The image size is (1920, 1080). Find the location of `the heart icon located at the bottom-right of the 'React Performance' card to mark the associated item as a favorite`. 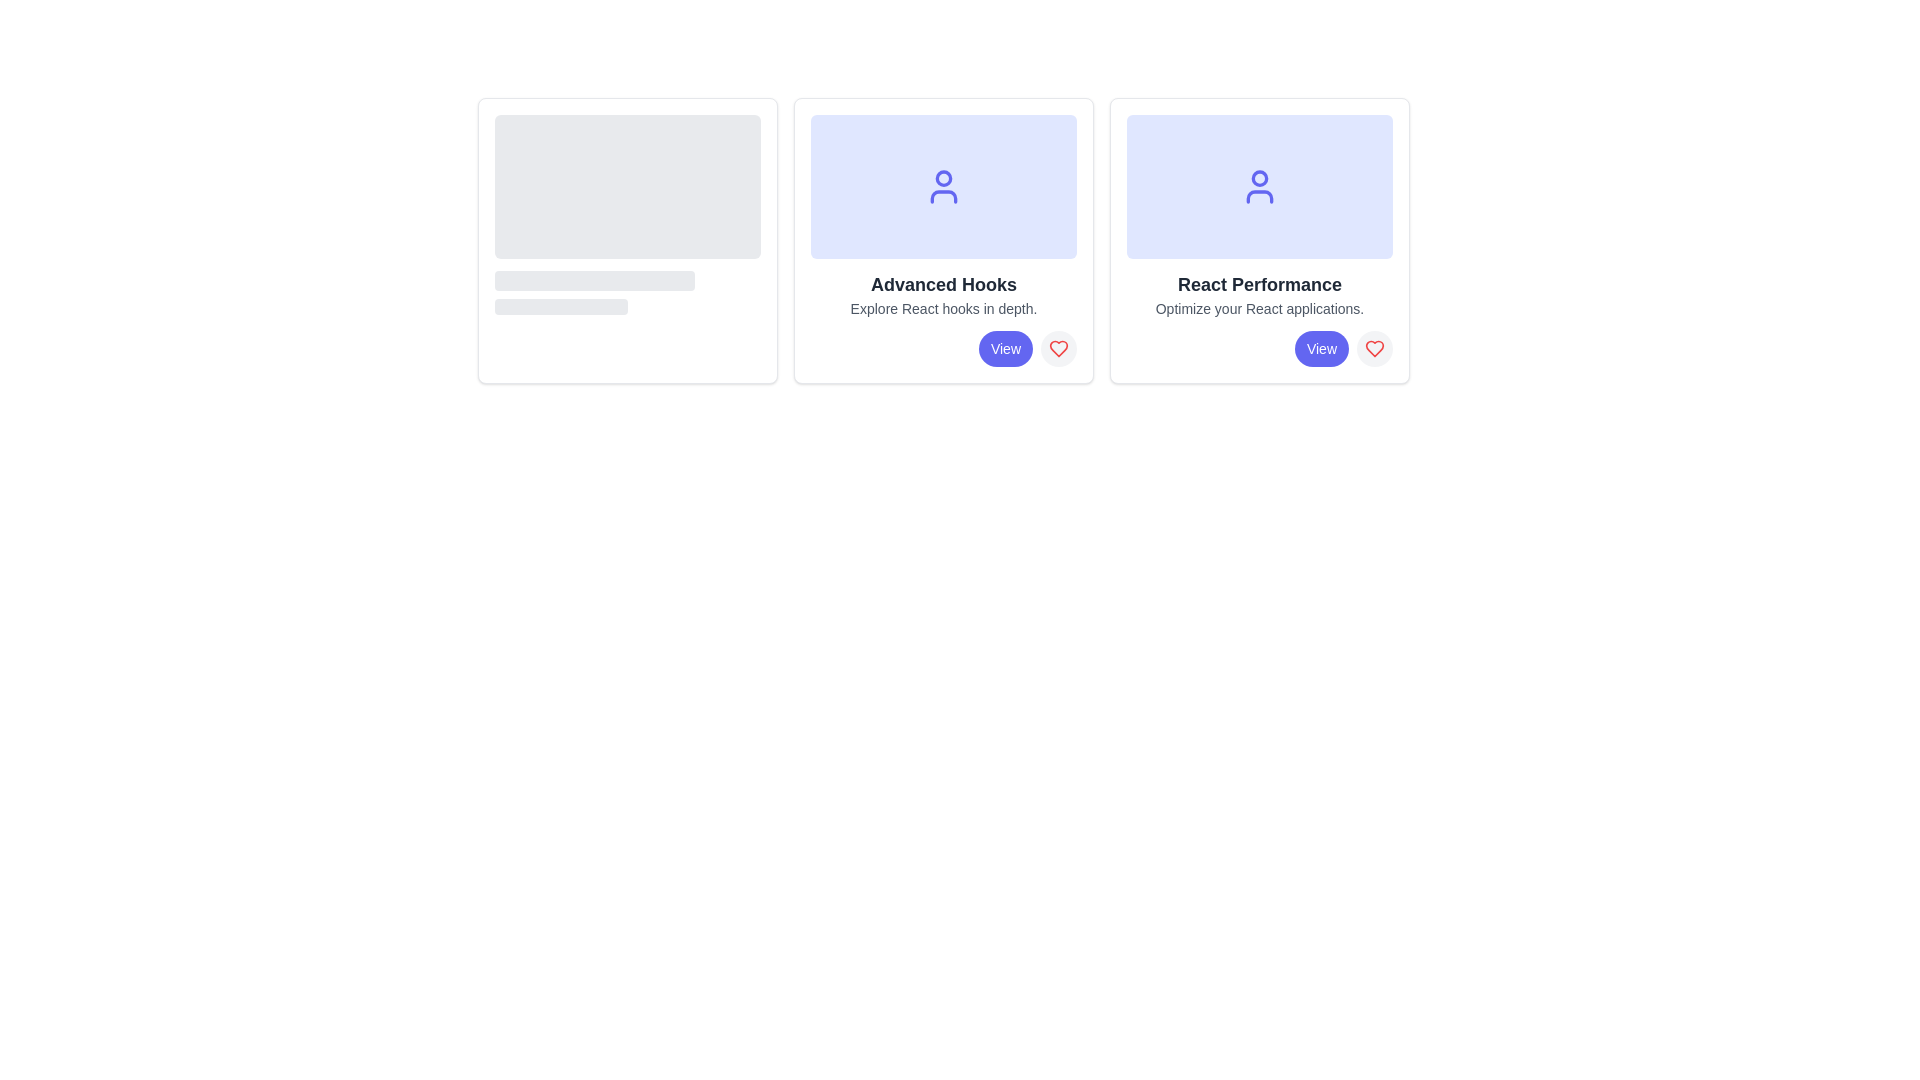

the heart icon located at the bottom-right of the 'React Performance' card to mark the associated item as a favorite is located at coordinates (1373, 347).